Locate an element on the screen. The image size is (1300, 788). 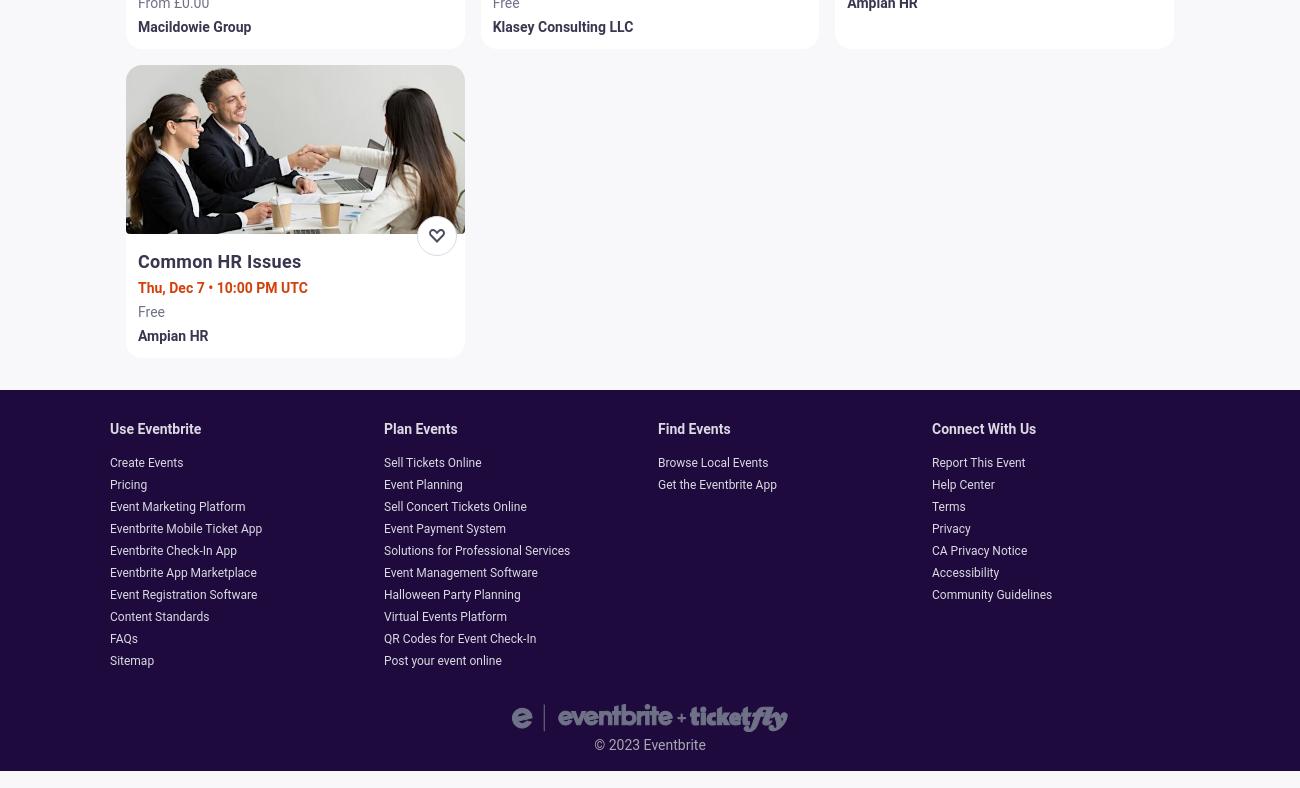
'Eventbrite App Marketplace' is located at coordinates (108, 573).